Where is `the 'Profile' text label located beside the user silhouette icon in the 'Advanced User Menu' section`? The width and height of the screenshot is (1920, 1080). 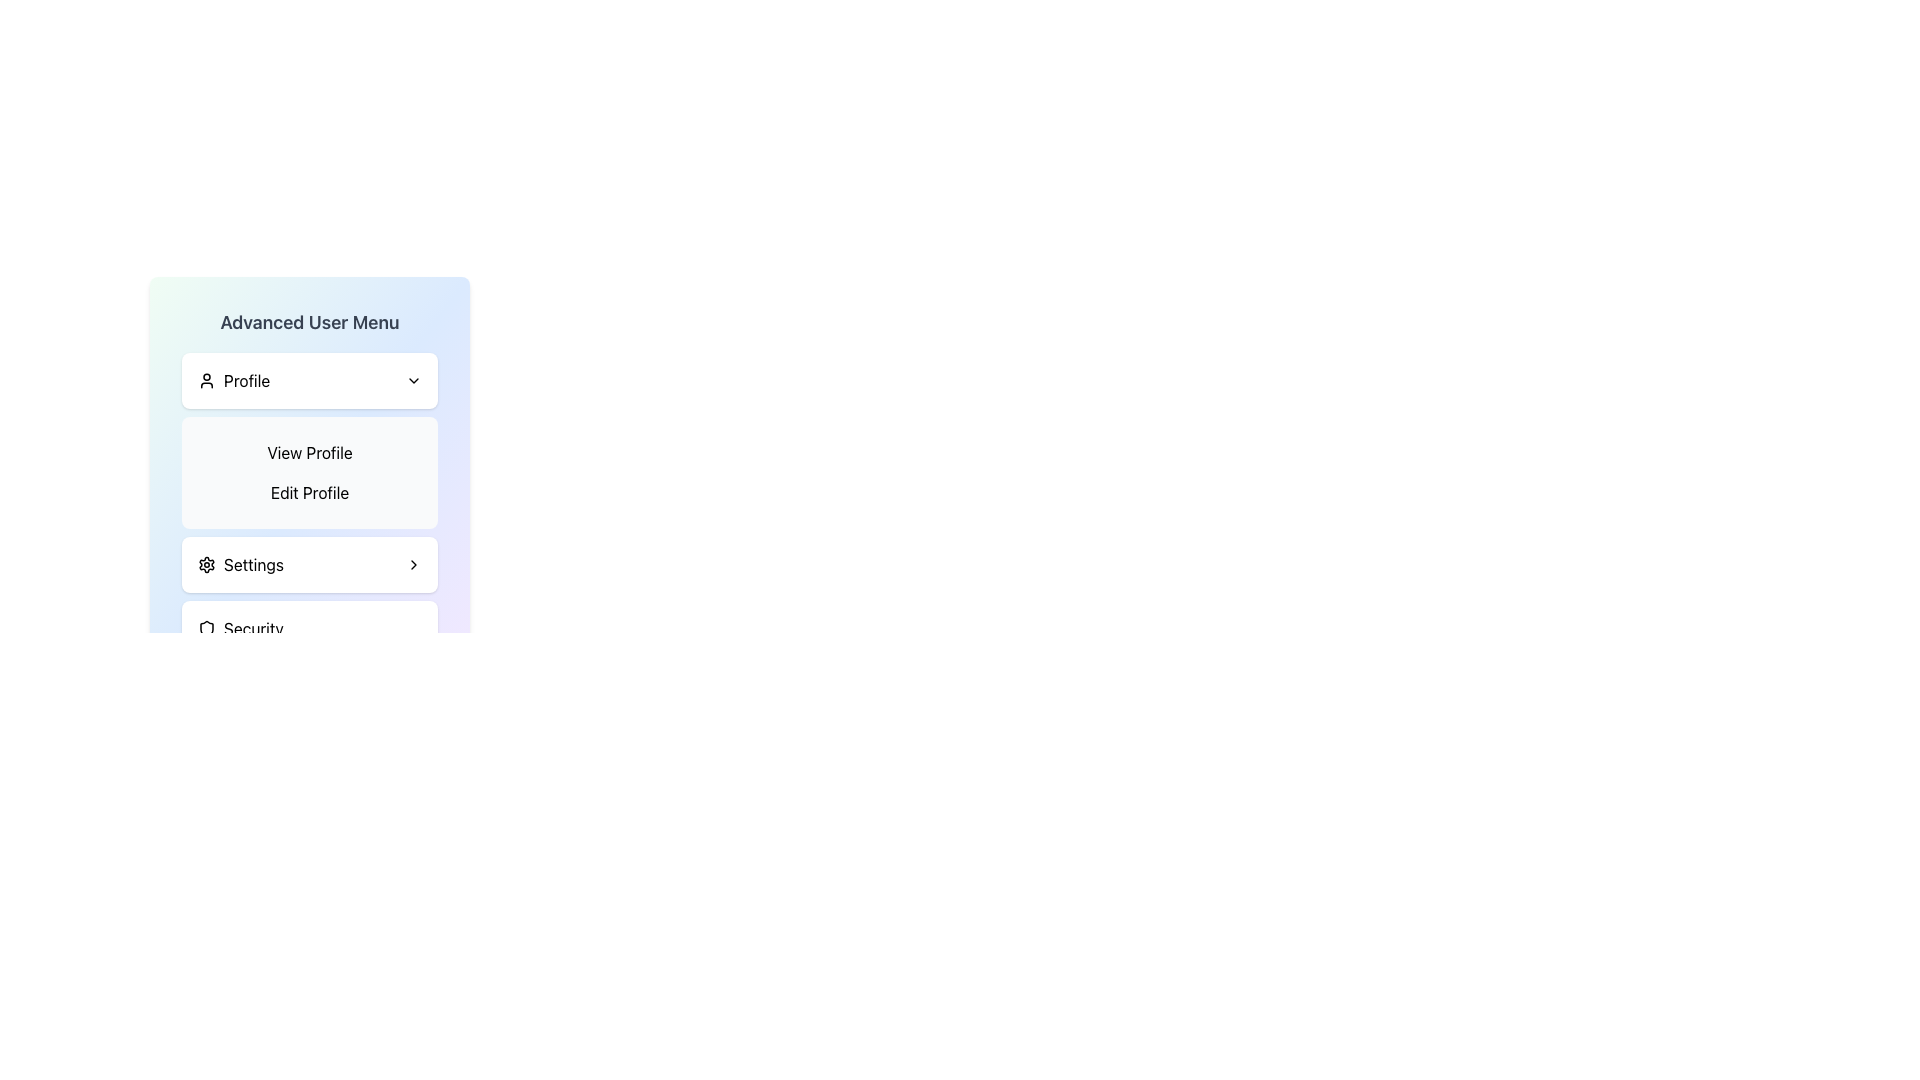
the 'Profile' text label located beside the user silhouette icon in the 'Advanced User Menu' section is located at coordinates (246, 381).